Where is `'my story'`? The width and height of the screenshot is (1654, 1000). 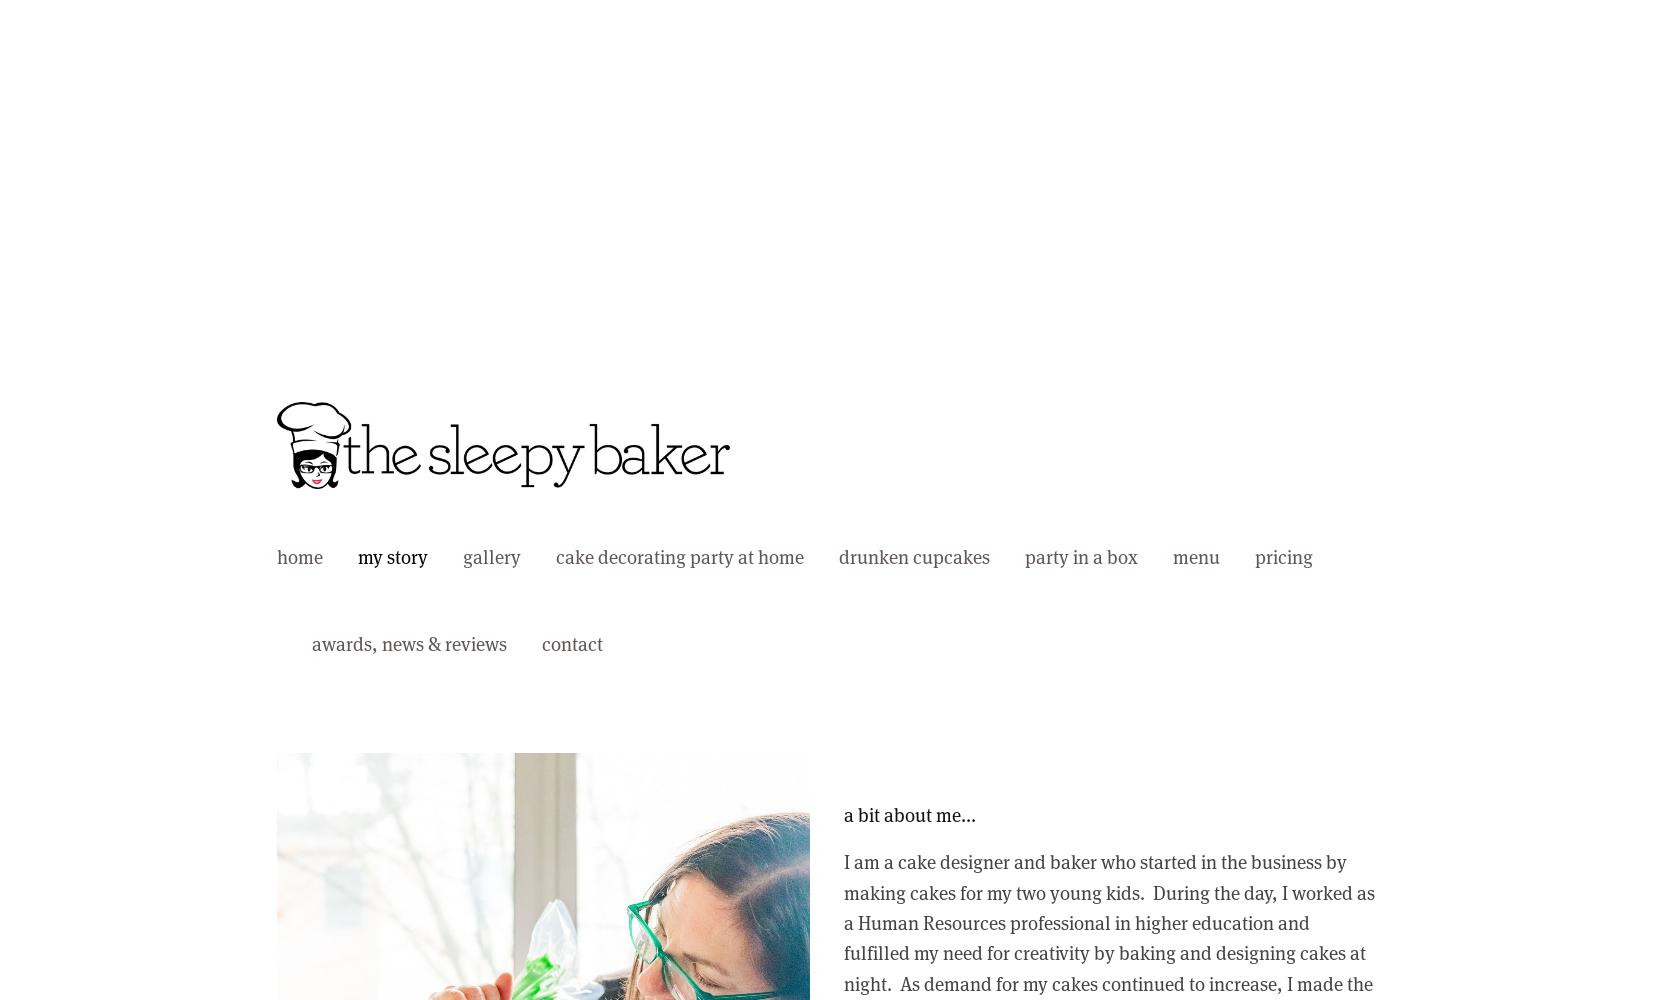 'my story' is located at coordinates (391, 556).